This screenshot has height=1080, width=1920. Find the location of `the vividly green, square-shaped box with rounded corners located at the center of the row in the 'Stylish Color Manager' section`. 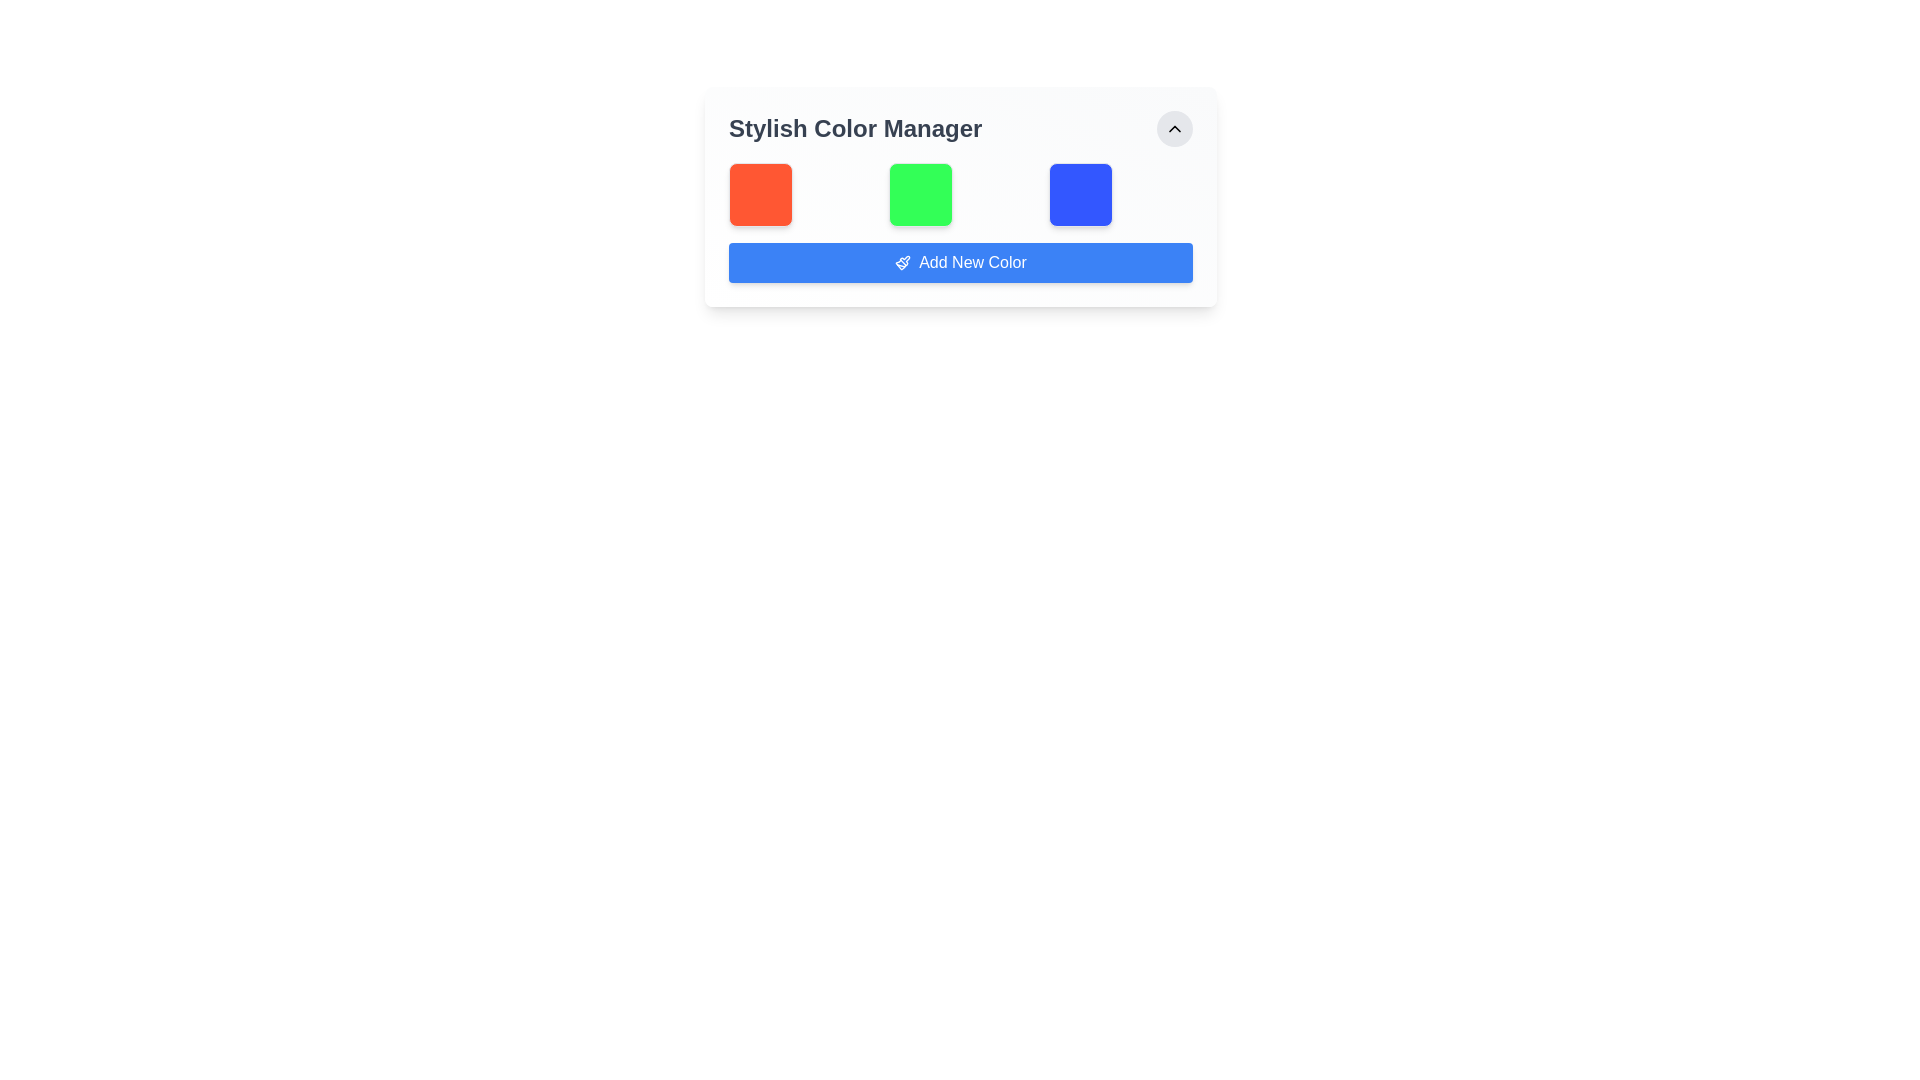

the vividly green, square-shaped box with rounded corners located at the center of the row in the 'Stylish Color Manager' section is located at coordinates (920, 195).